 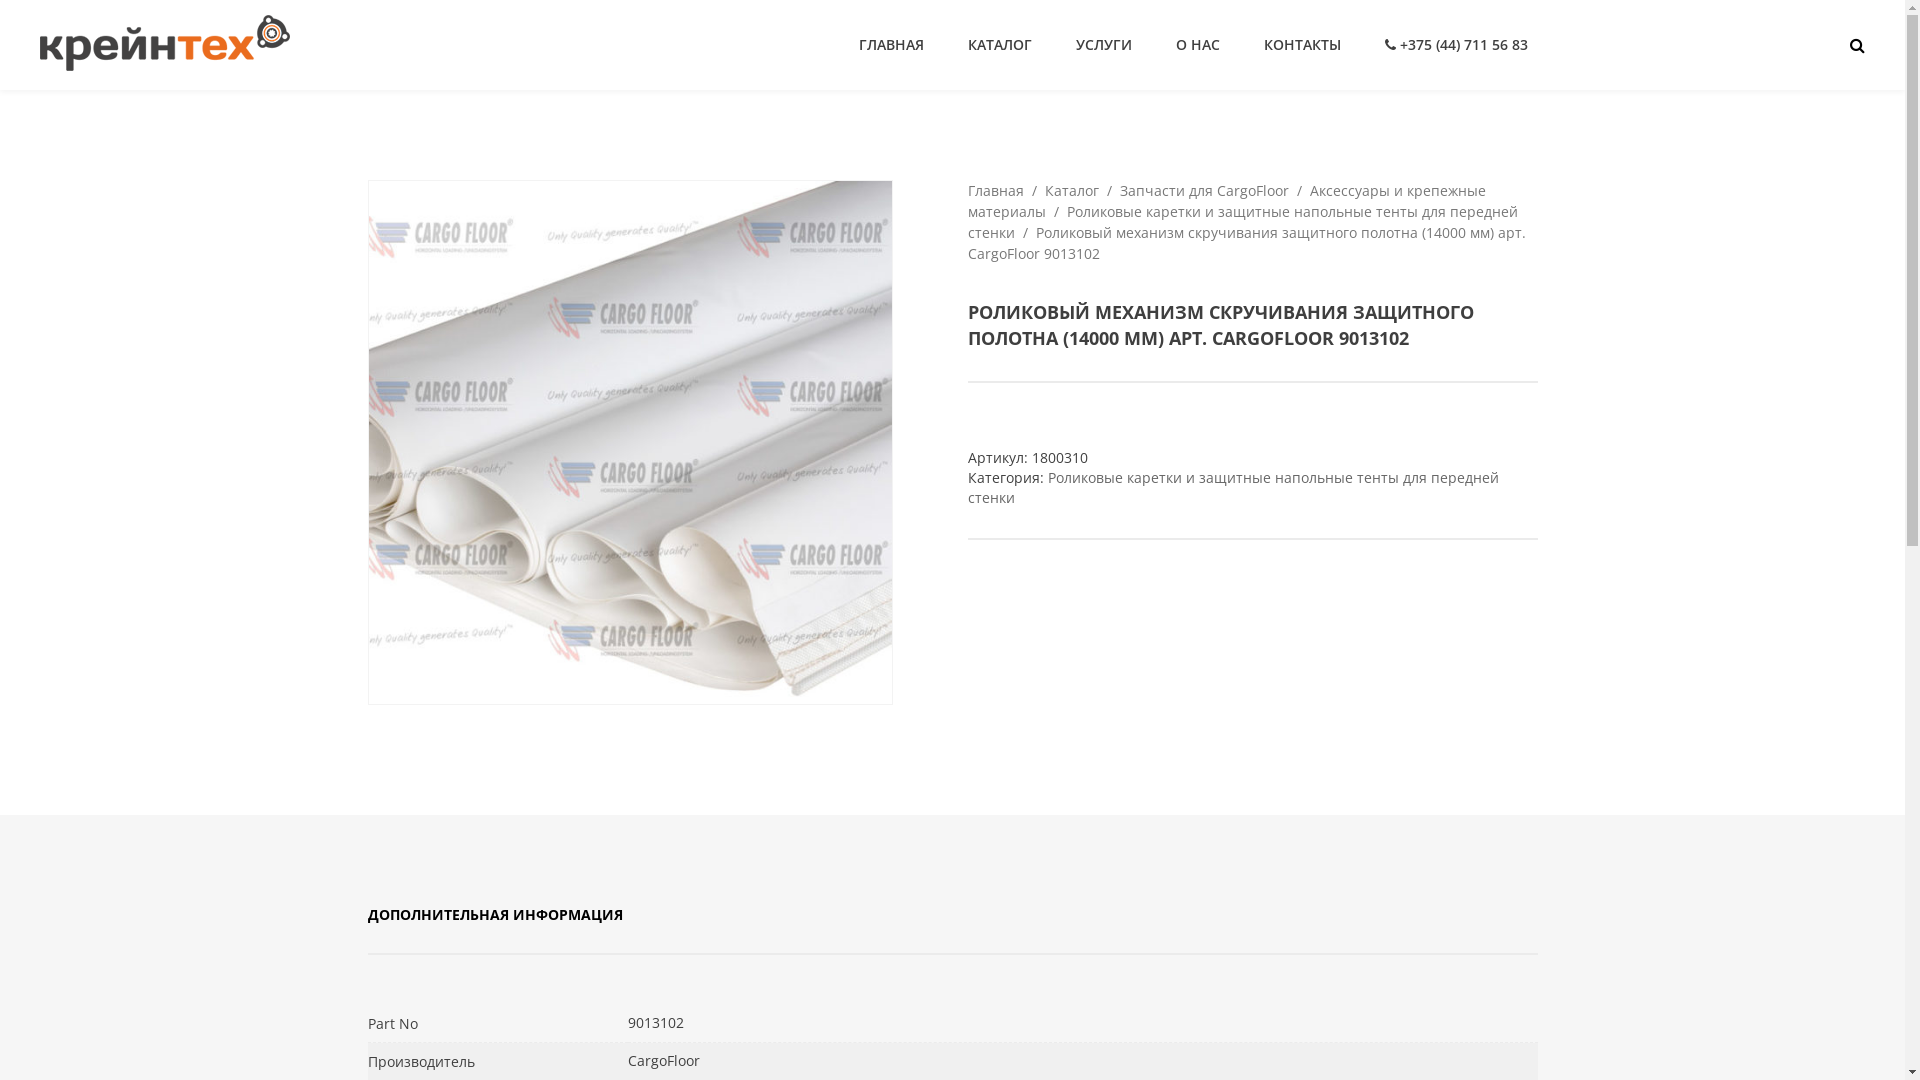 I want to click on ' +375 (44) 711 56 83', so click(x=1372, y=45).